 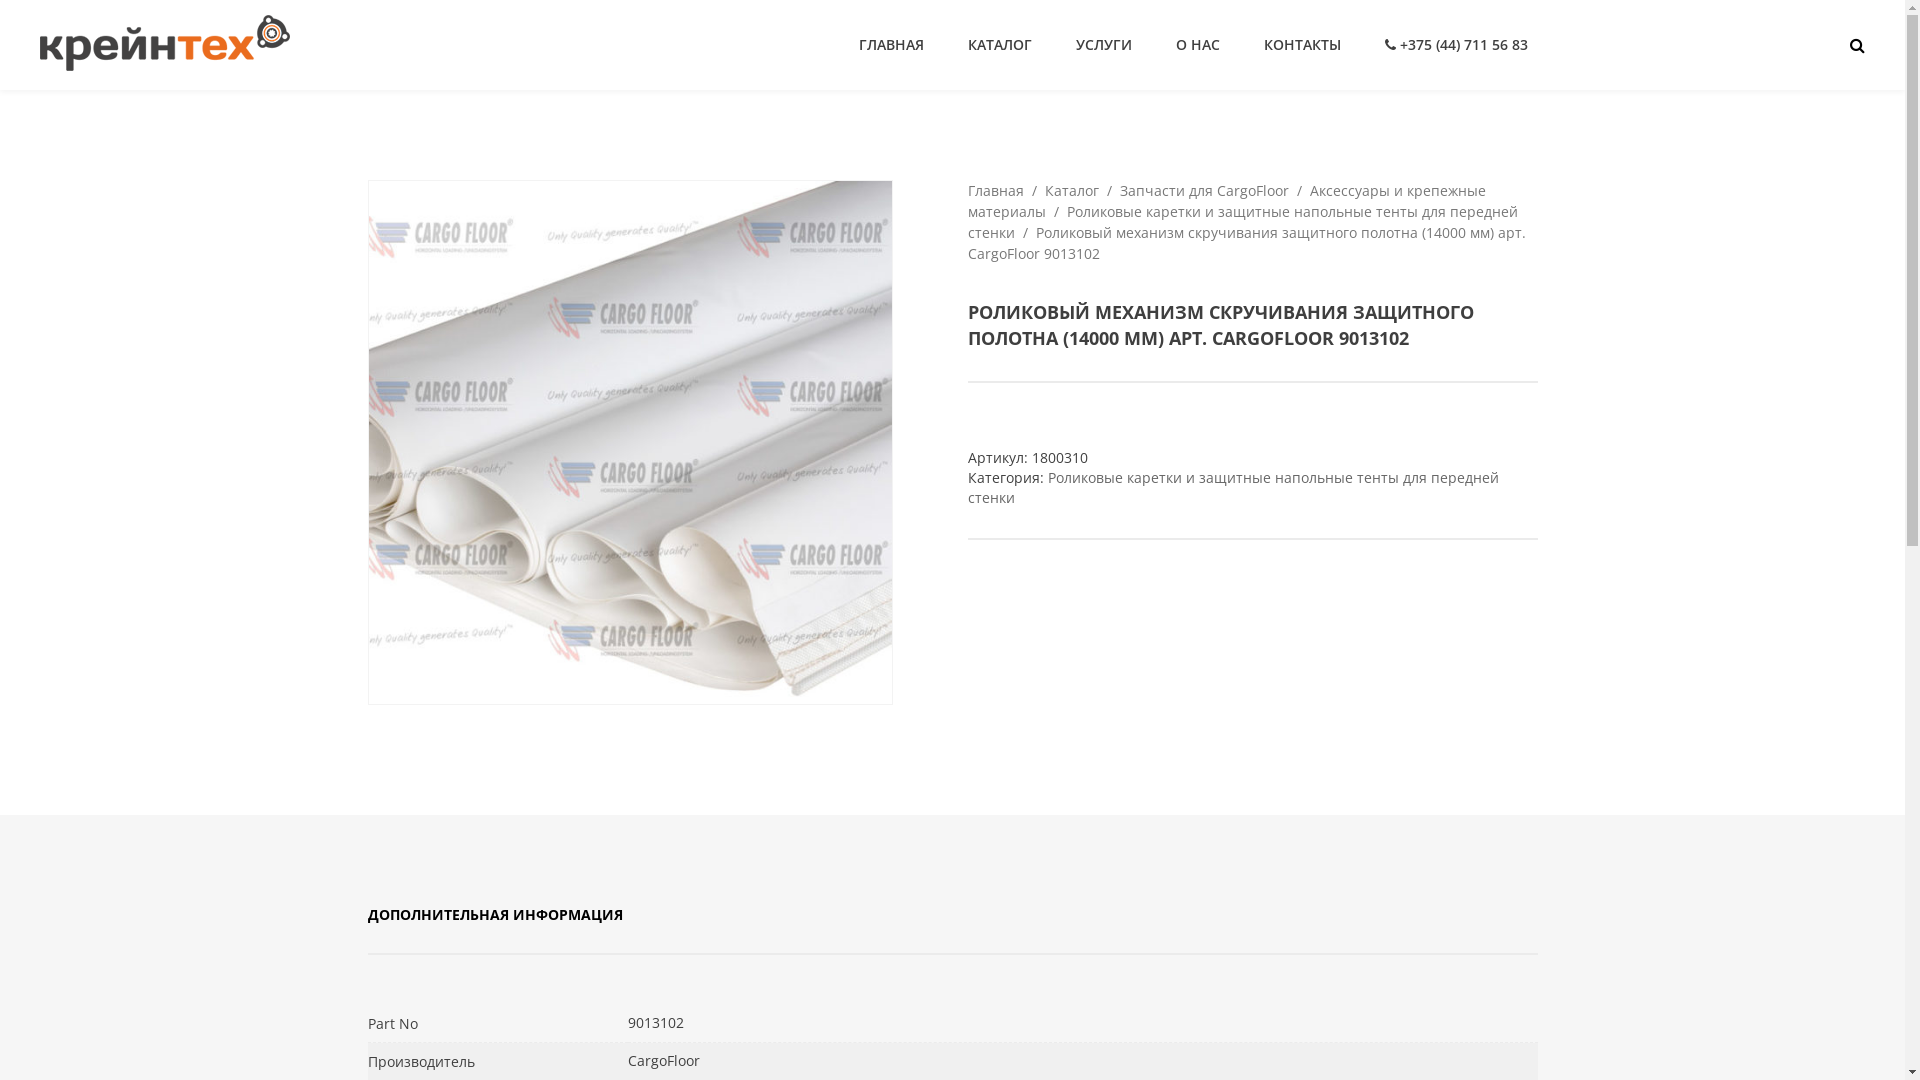 I want to click on ' +375 (44) 711 56 83', so click(x=1372, y=45).